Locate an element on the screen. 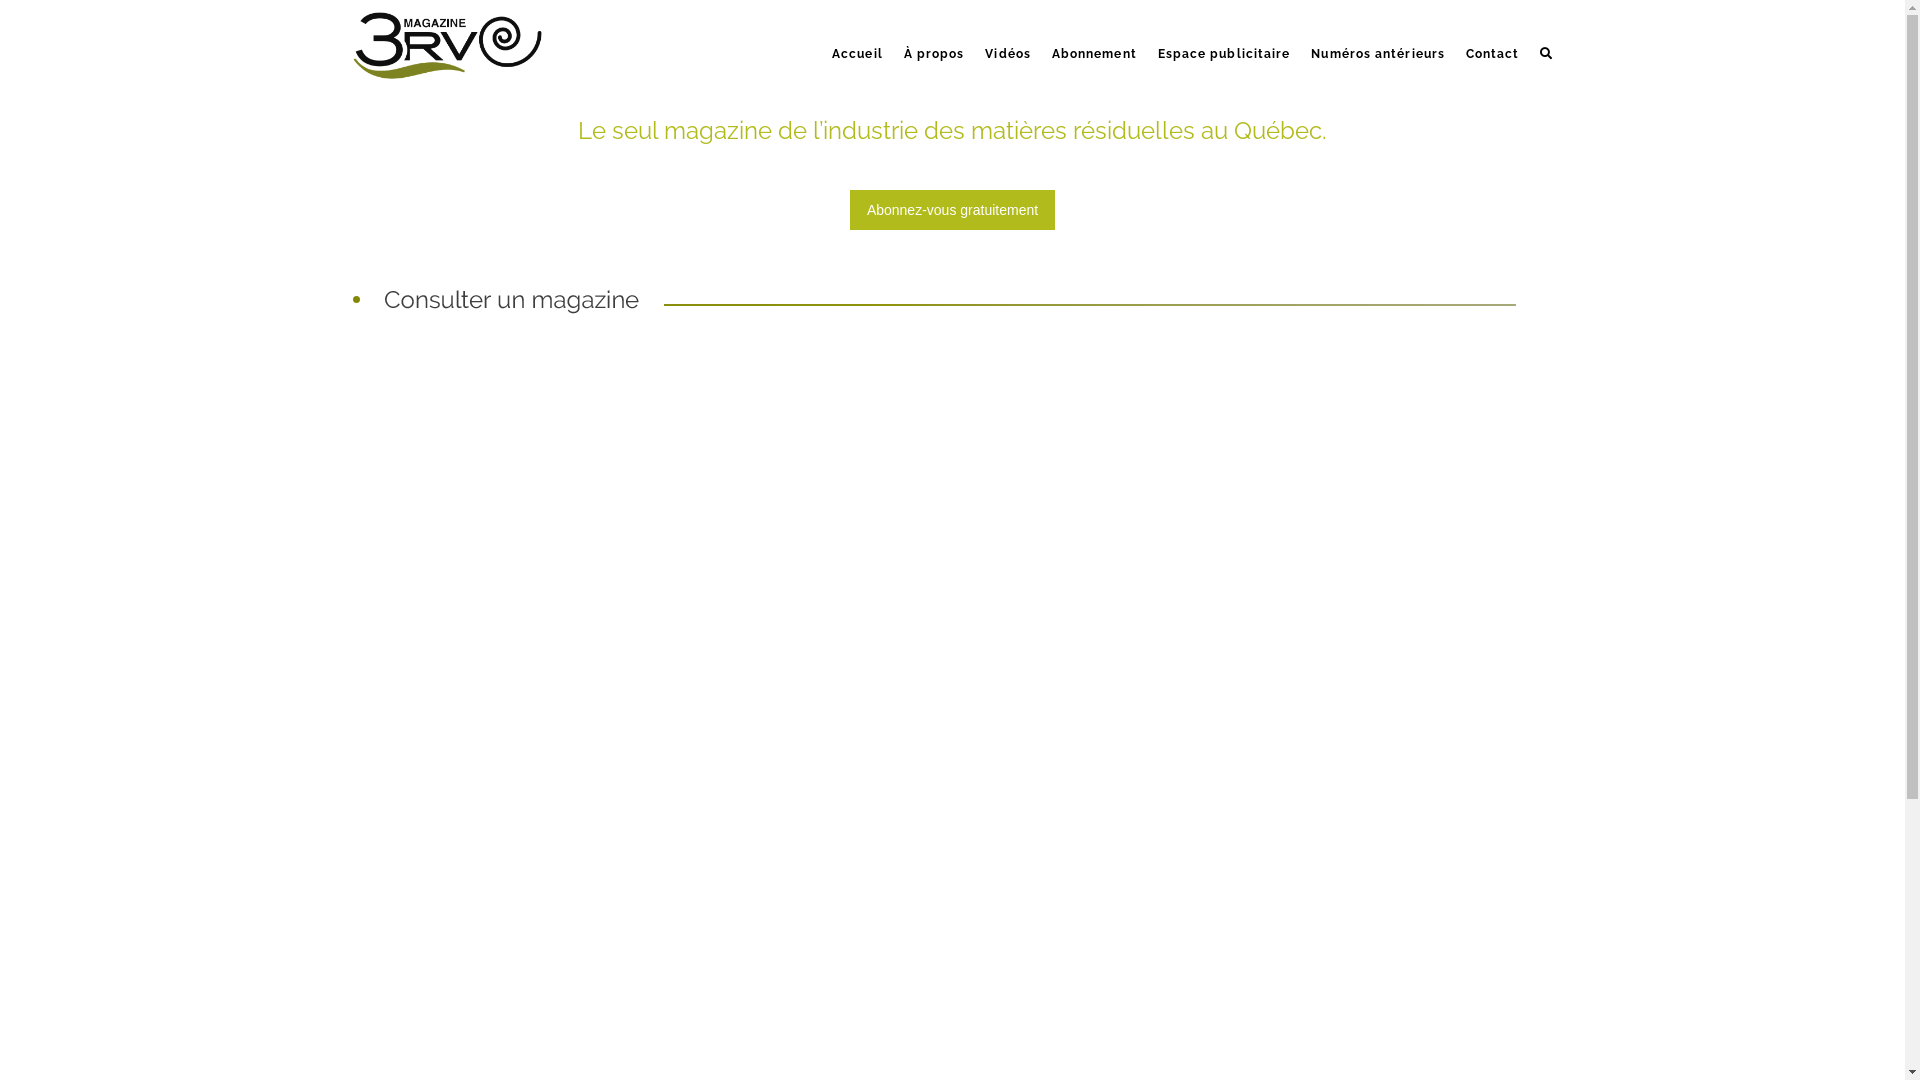  'Espace publicitaire' is located at coordinates (1147, 34).